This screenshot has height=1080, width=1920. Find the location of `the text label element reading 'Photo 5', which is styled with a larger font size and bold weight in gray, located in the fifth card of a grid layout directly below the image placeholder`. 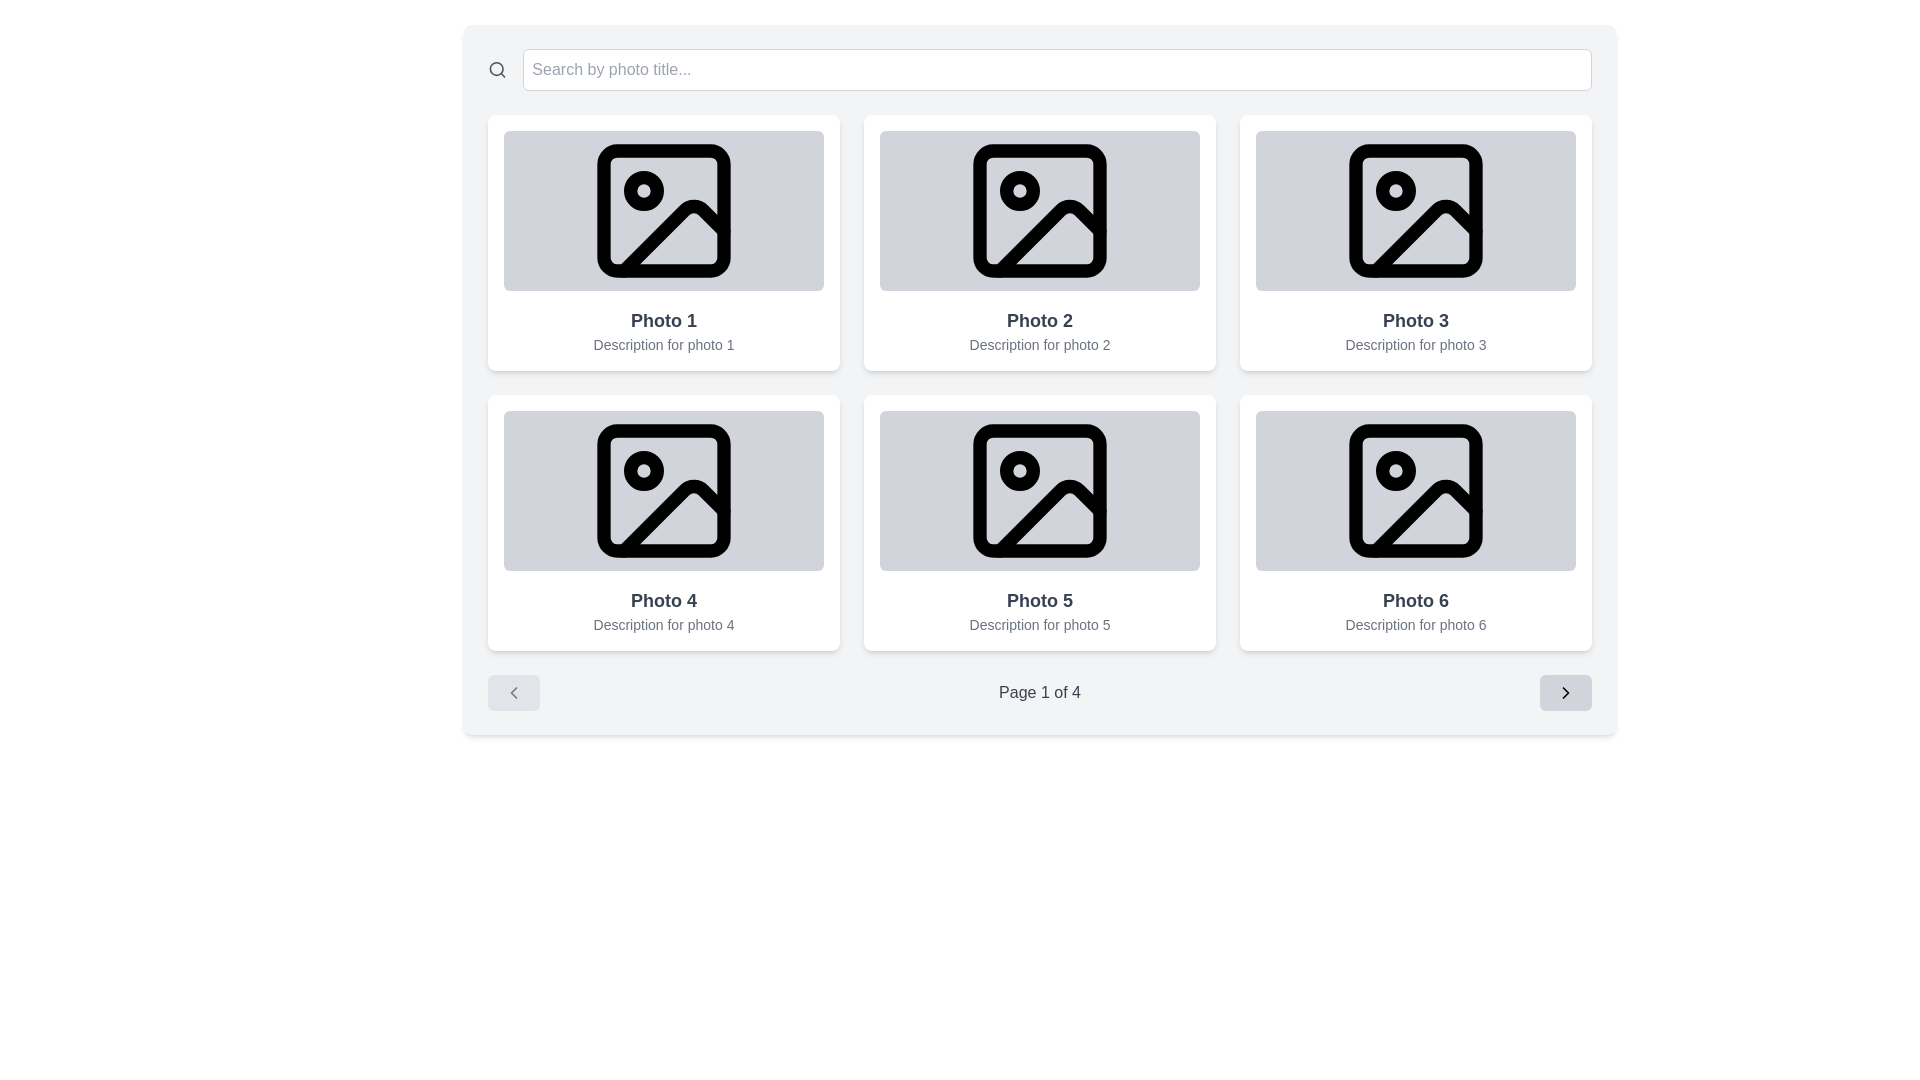

the text label element reading 'Photo 5', which is styled with a larger font size and bold weight in gray, located in the fifth card of a grid layout directly below the image placeholder is located at coordinates (1040, 600).